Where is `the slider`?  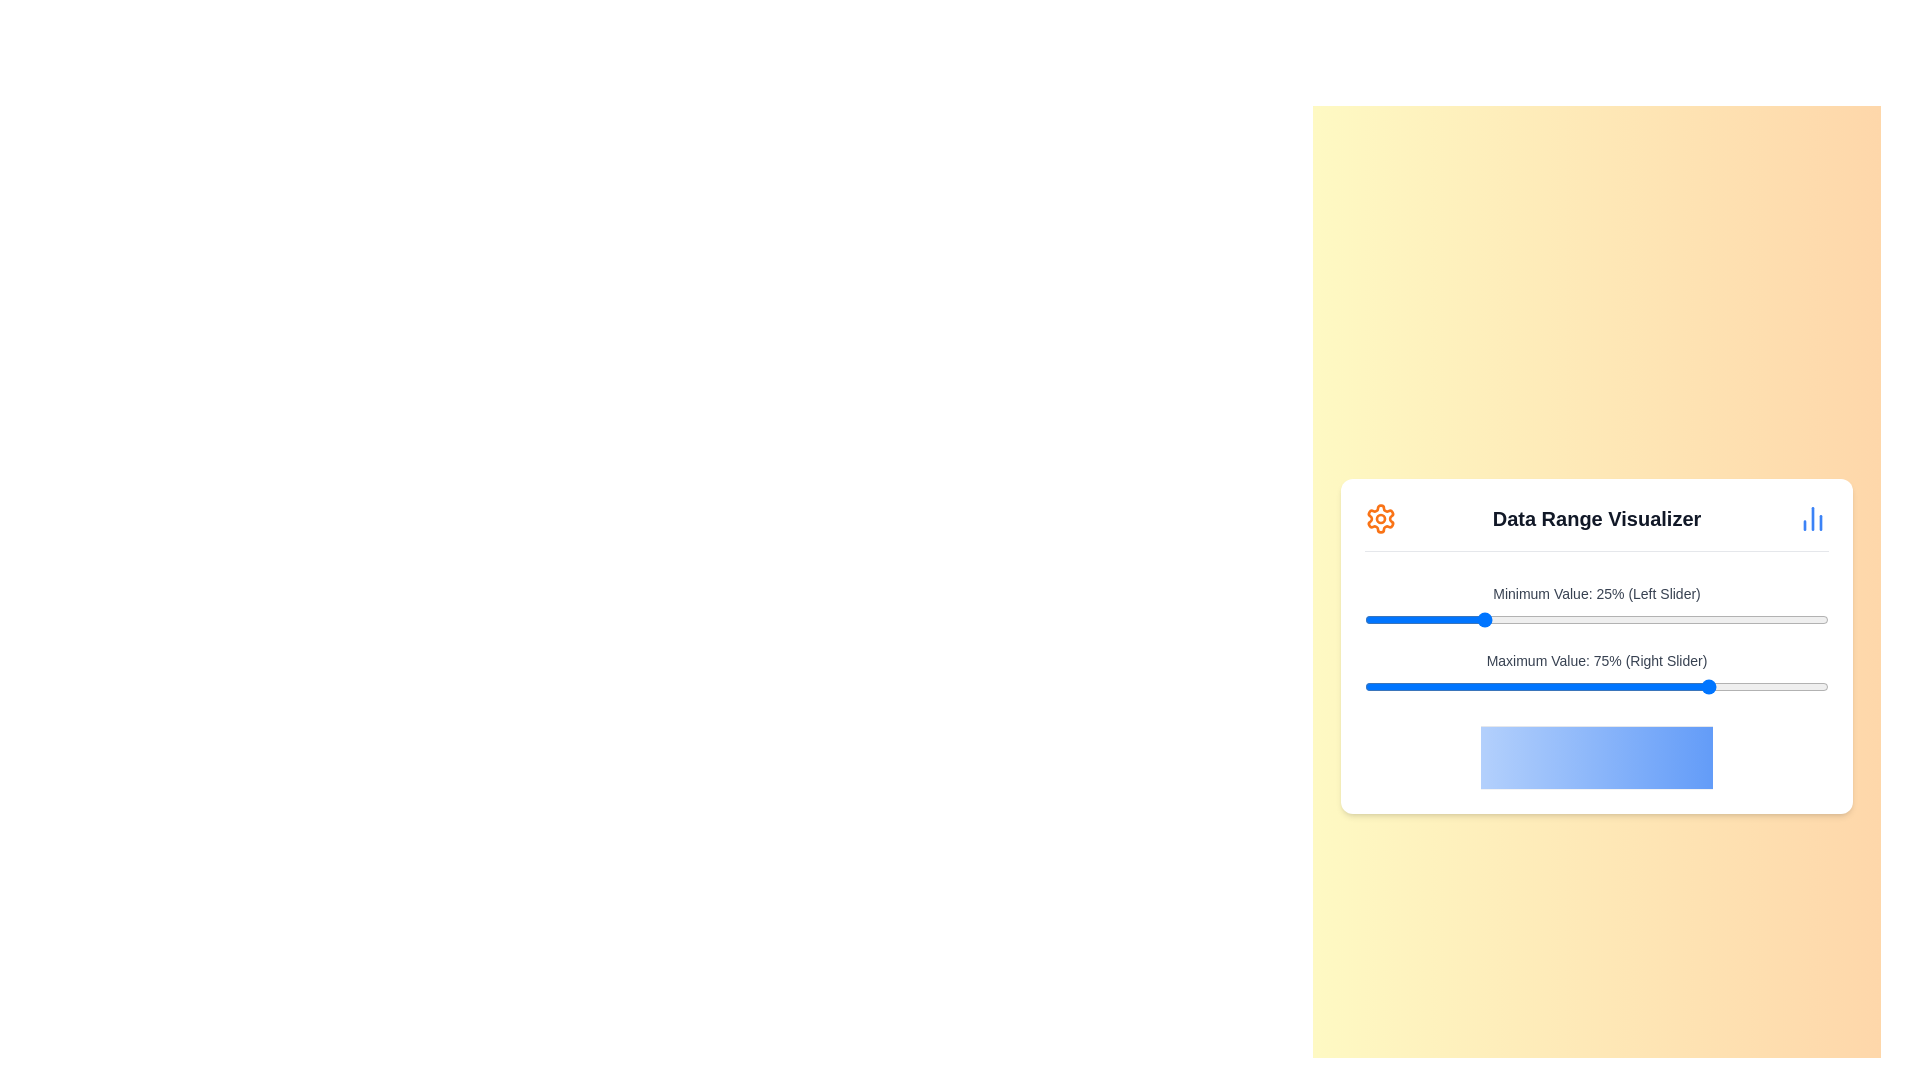 the slider is located at coordinates (1433, 685).